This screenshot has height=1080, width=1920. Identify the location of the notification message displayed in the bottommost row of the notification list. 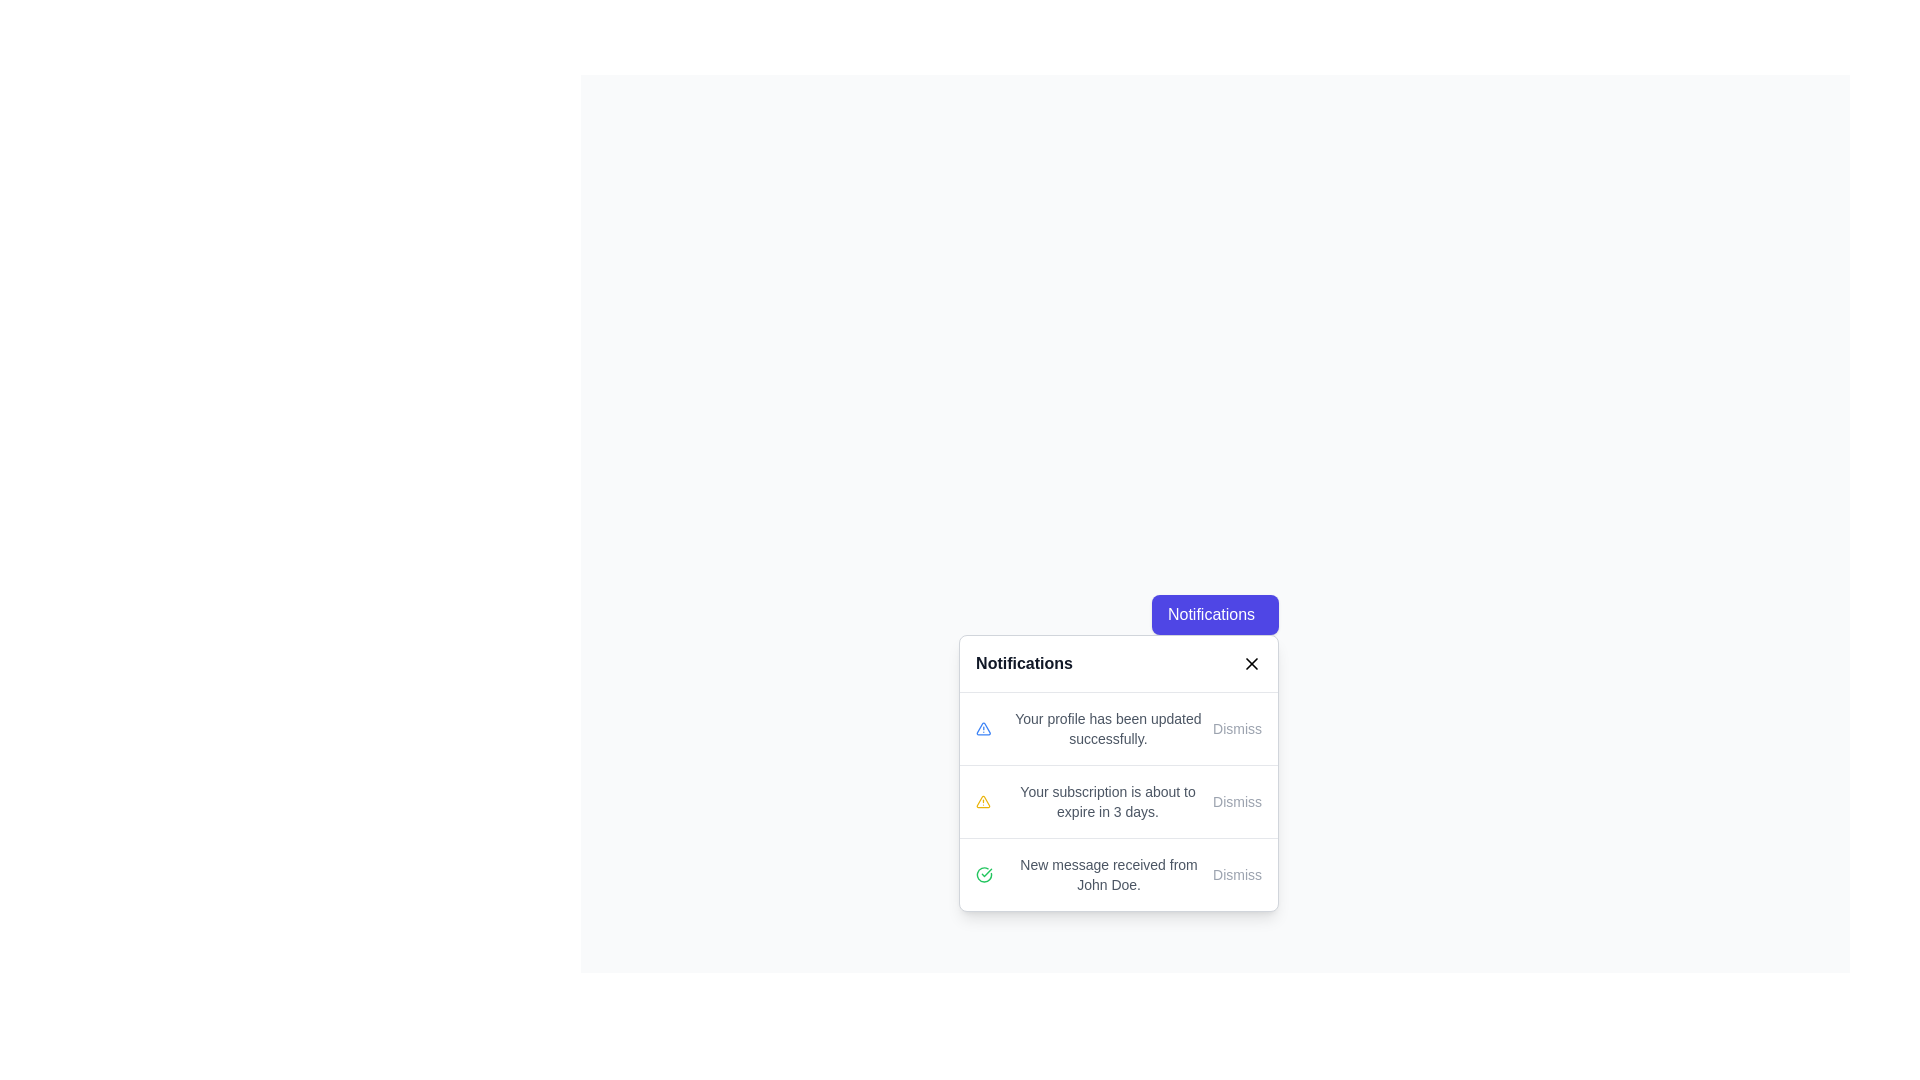
(1107, 874).